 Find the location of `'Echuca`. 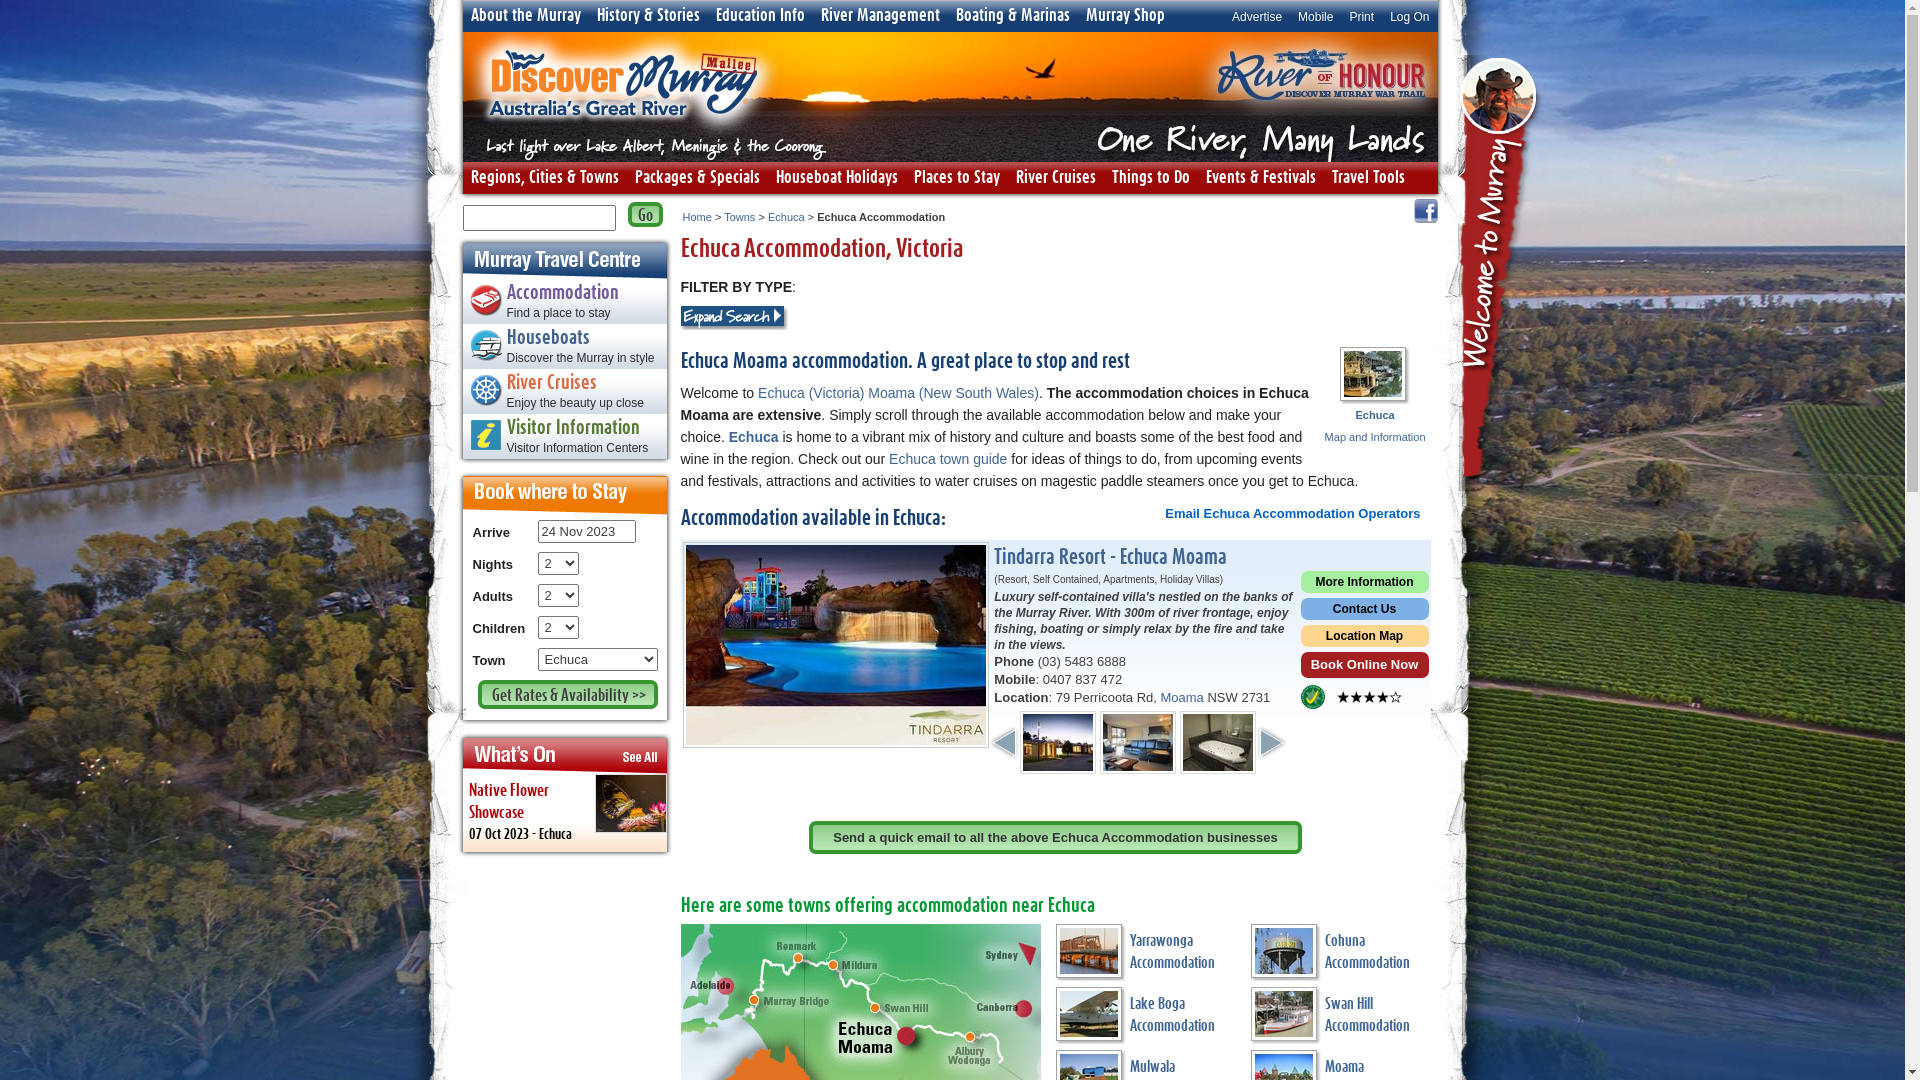

'Echuca is located at coordinates (1374, 424).